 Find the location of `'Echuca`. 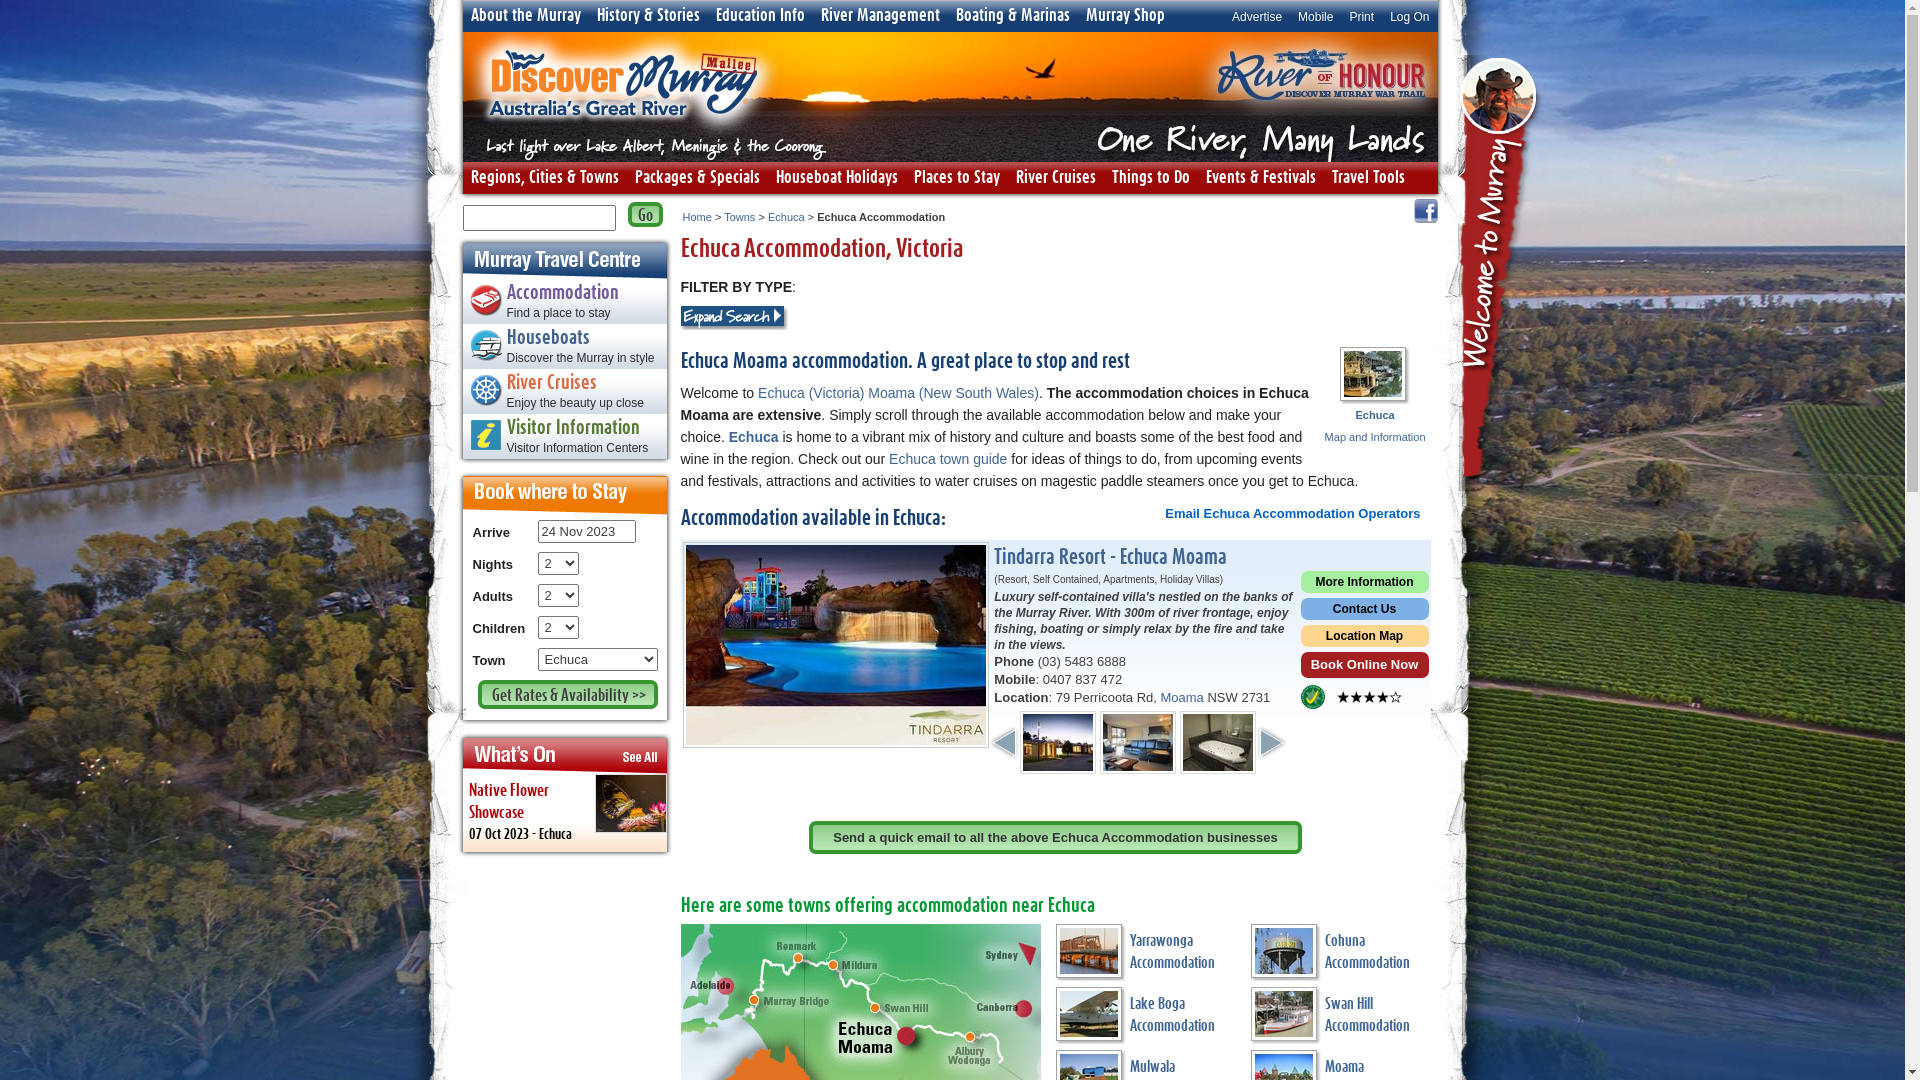

'Echuca is located at coordinates (1374, 424).